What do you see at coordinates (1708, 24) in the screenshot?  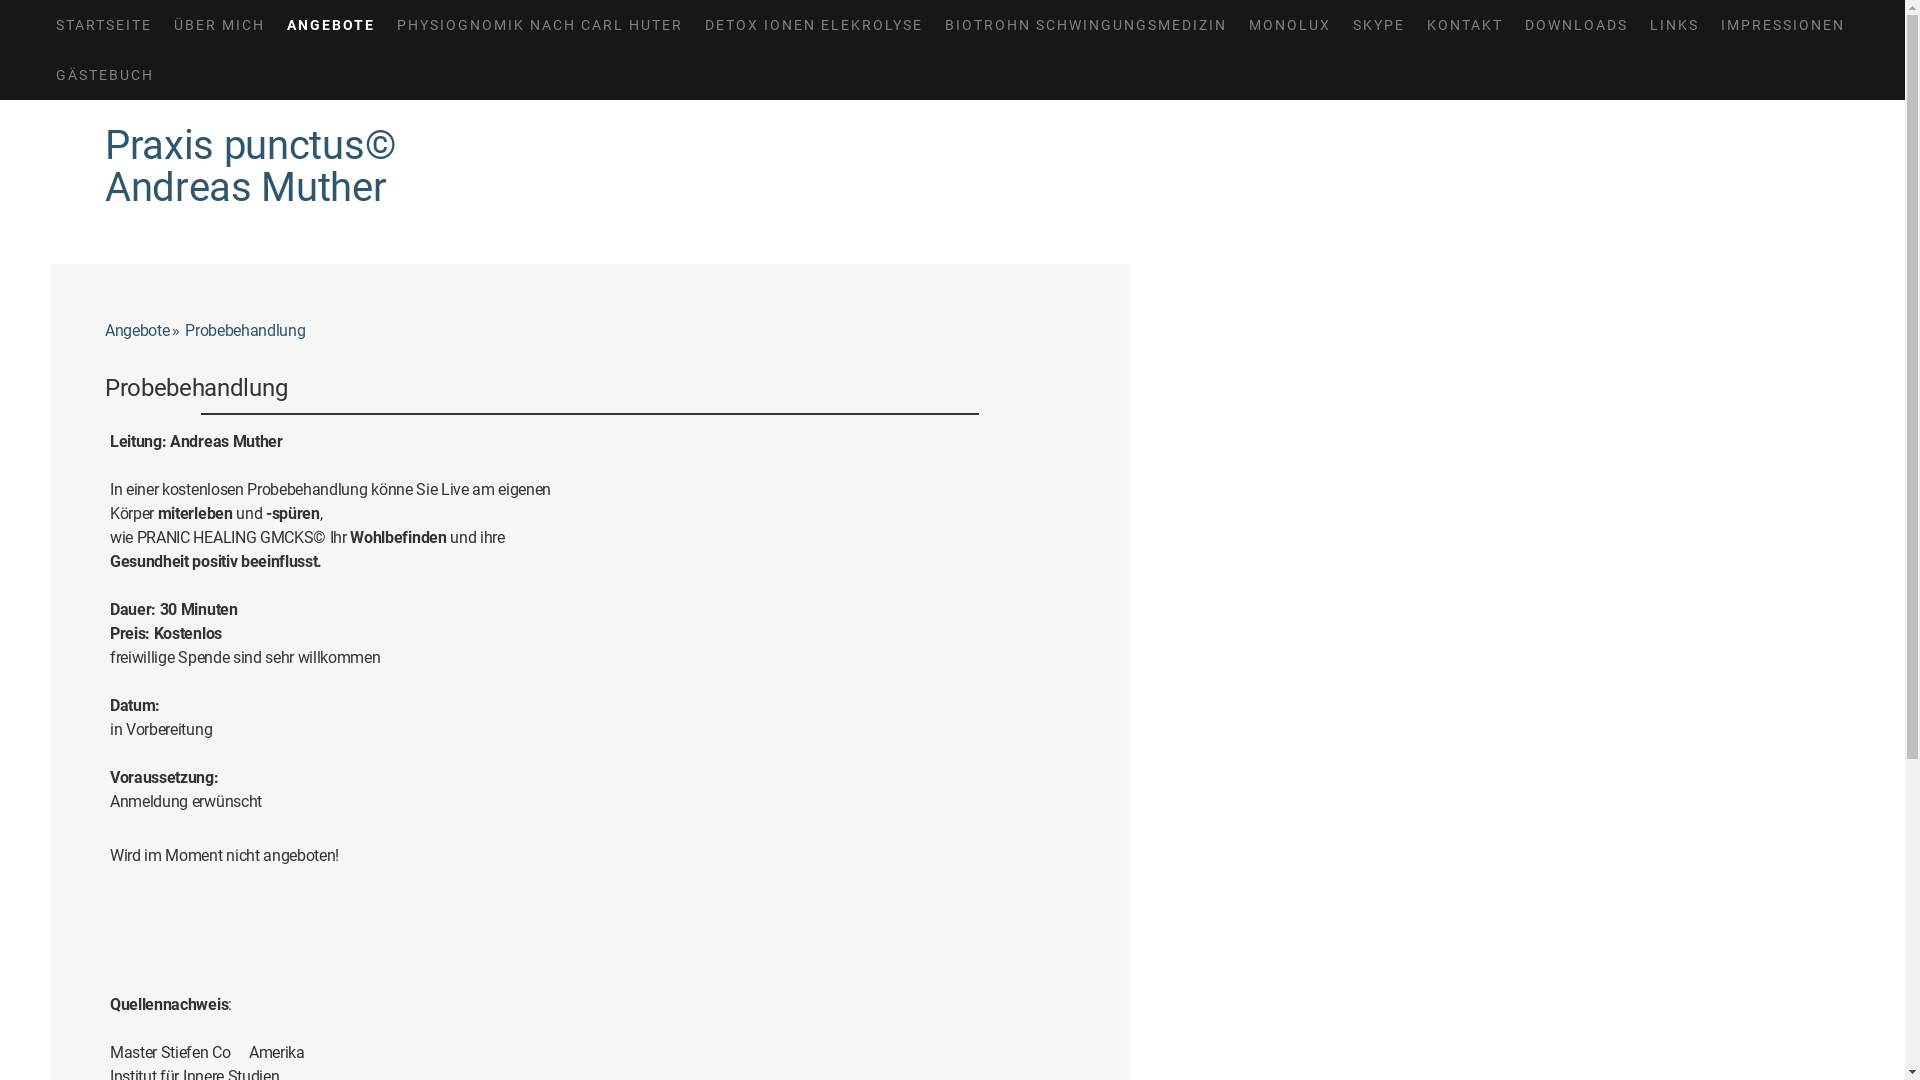 I see `'IMPRESSIONEN'` at bounding box center [1708, 24].